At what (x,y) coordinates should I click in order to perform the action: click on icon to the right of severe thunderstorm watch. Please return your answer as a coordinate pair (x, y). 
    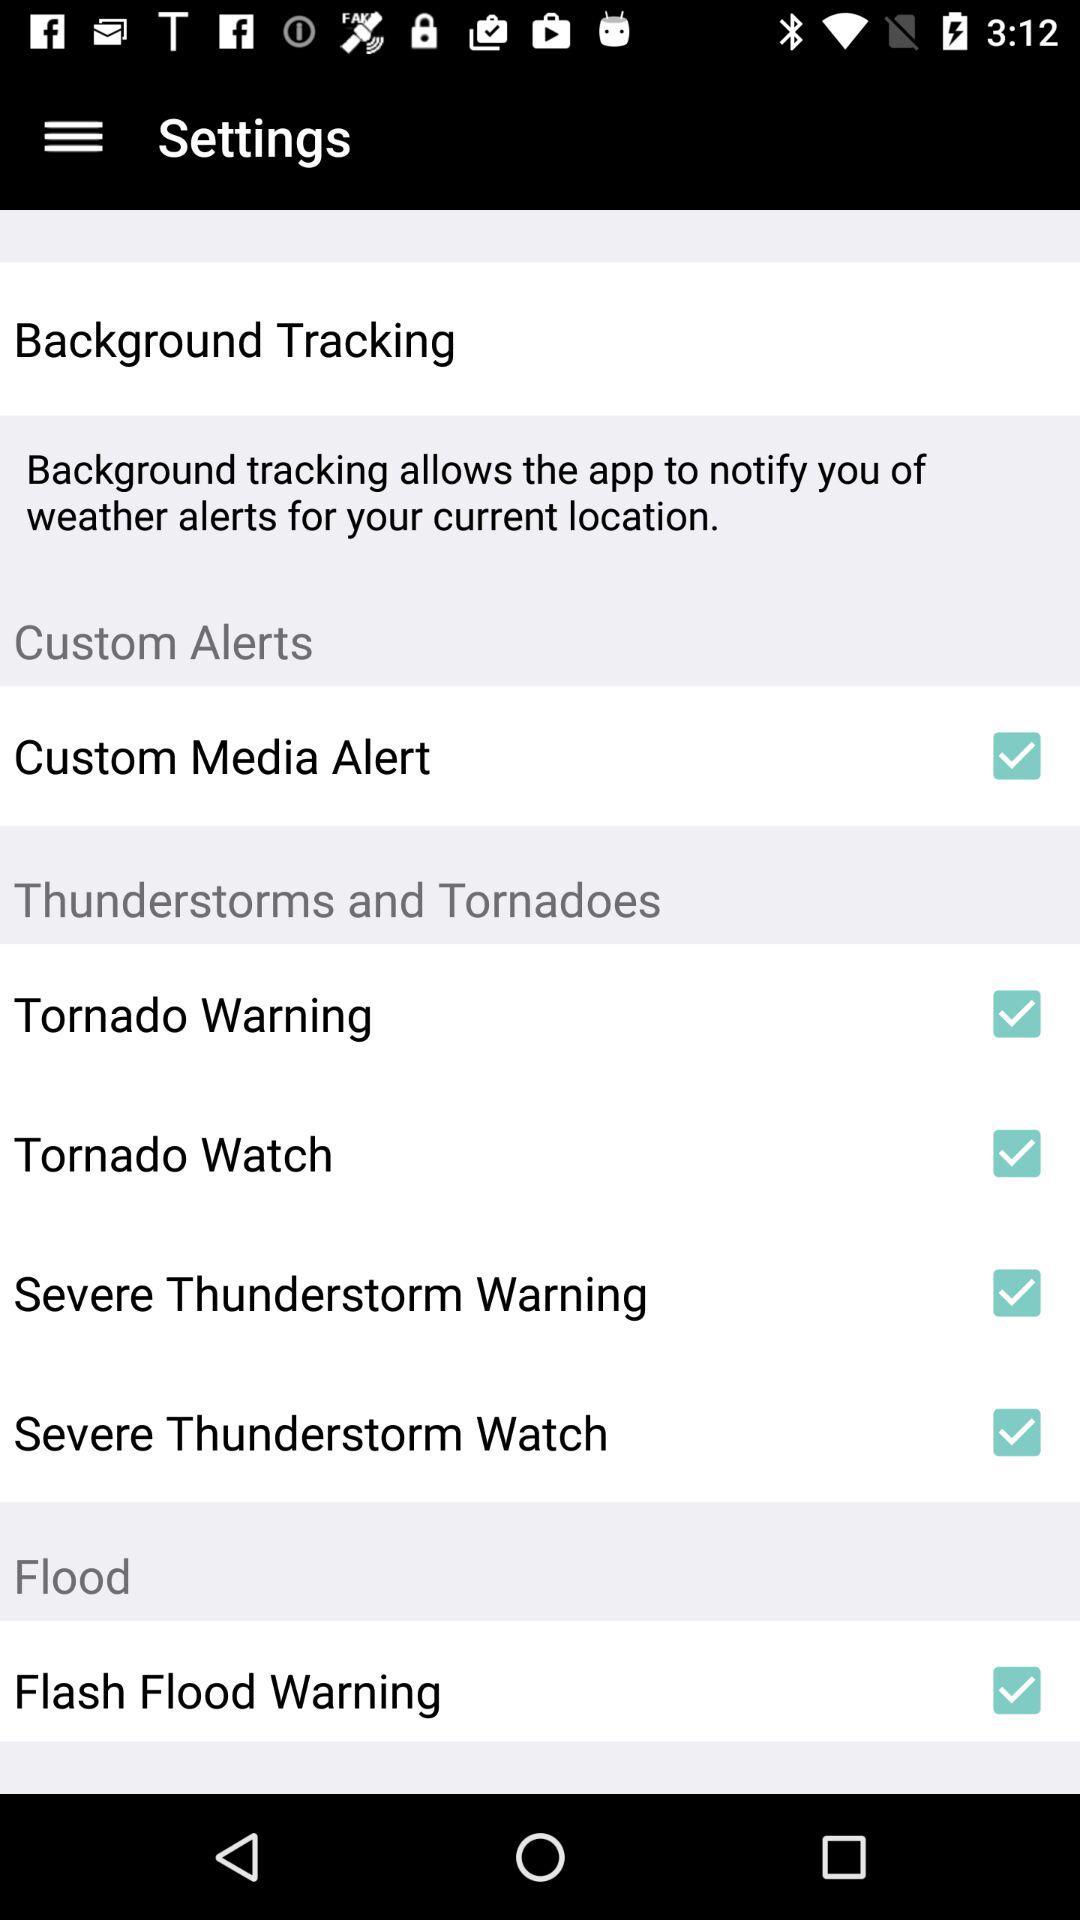
    Looking at the image, I should click on (1017, 1431).